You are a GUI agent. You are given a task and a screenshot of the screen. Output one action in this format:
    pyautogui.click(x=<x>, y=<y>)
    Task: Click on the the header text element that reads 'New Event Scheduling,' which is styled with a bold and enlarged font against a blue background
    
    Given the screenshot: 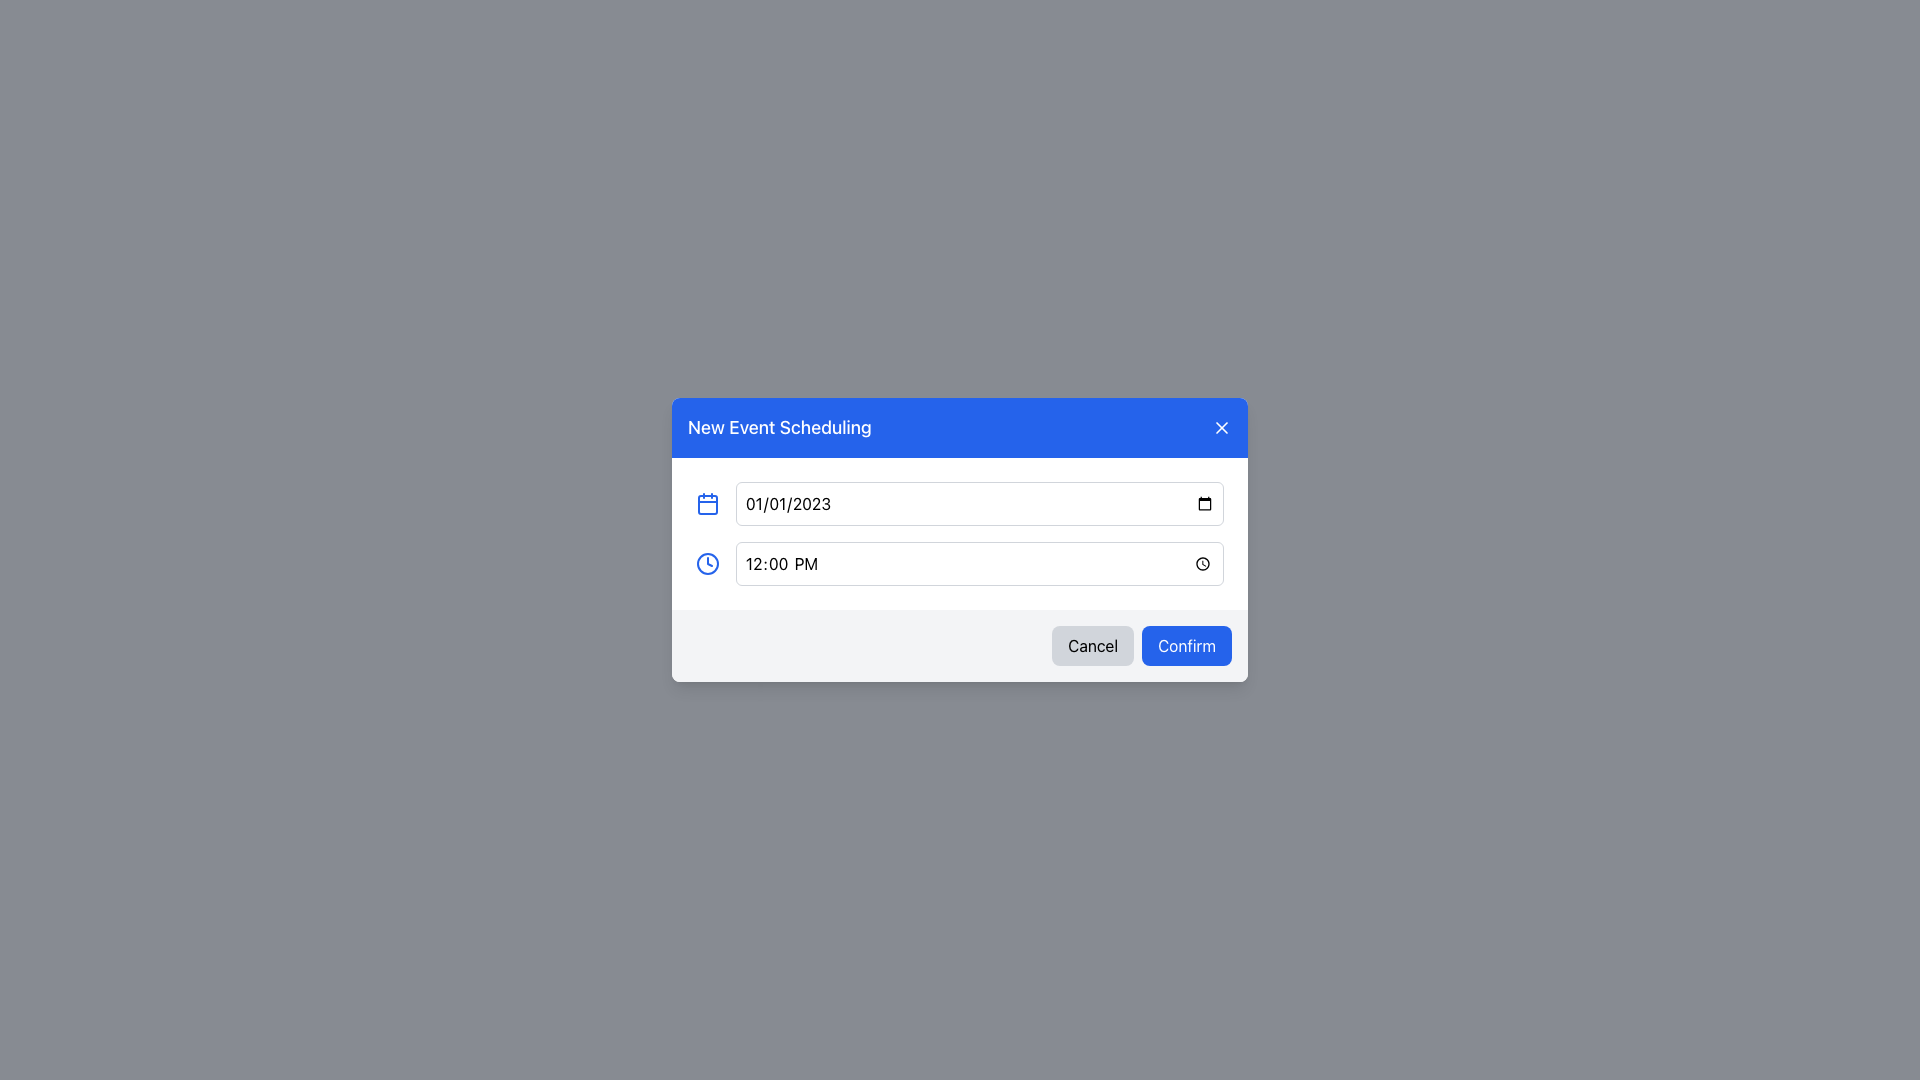 What is the action you would take?
    pyautogui.click(x=778, y=427)
    